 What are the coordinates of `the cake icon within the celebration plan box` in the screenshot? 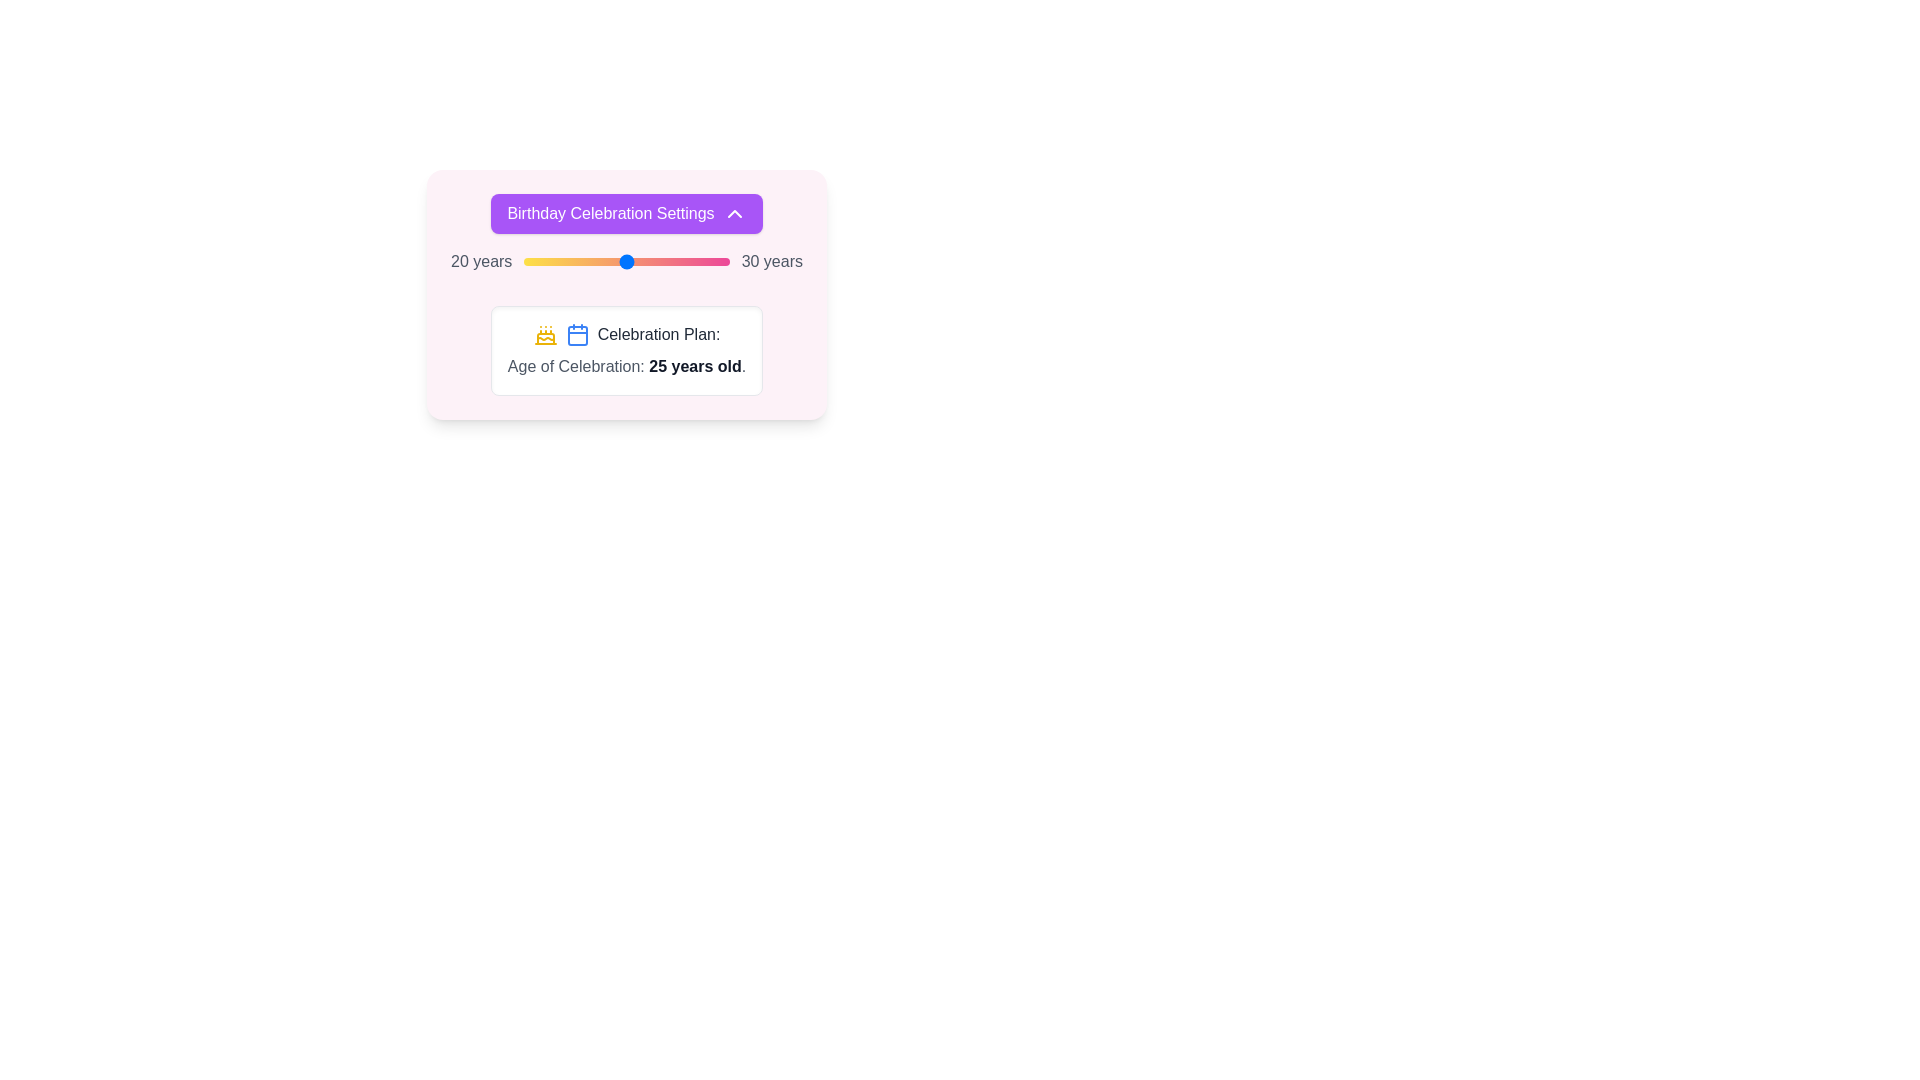 It's located at (545, 334).